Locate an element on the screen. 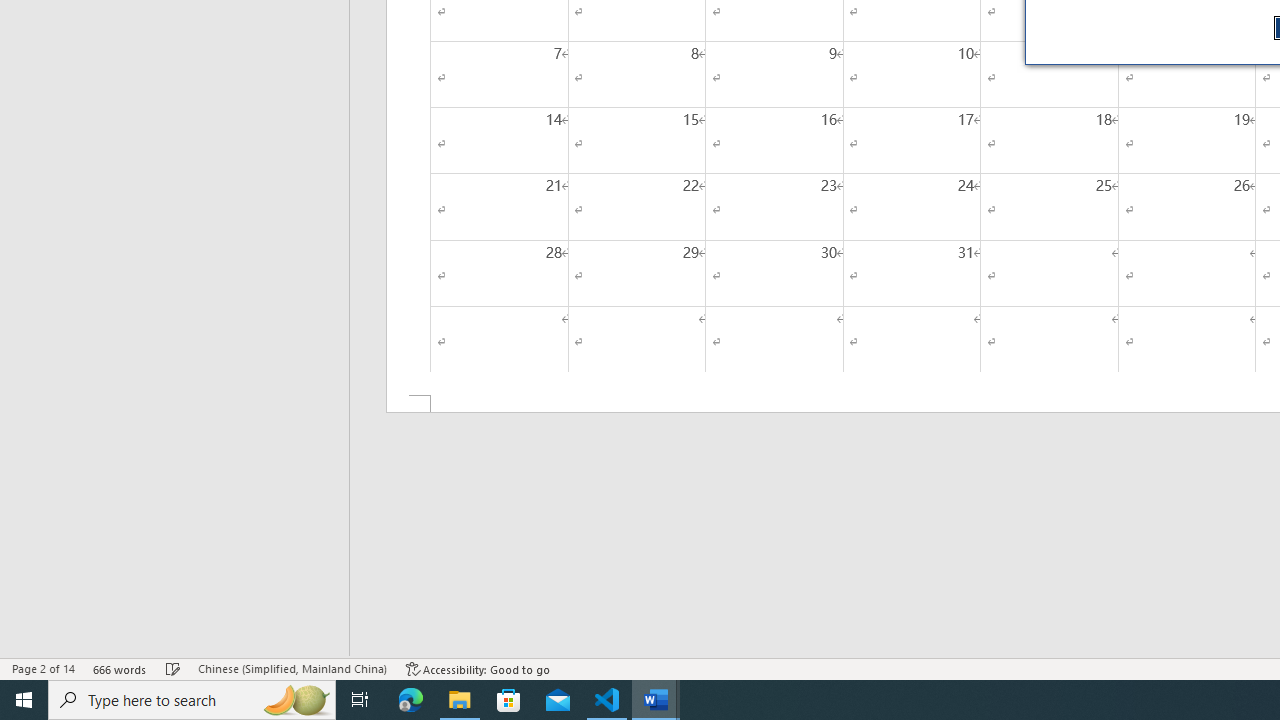 This screenshot has width=1280, height=720. 'Accessibility Checker Accessibility: Good to go' is located at coordinates (477, 669).